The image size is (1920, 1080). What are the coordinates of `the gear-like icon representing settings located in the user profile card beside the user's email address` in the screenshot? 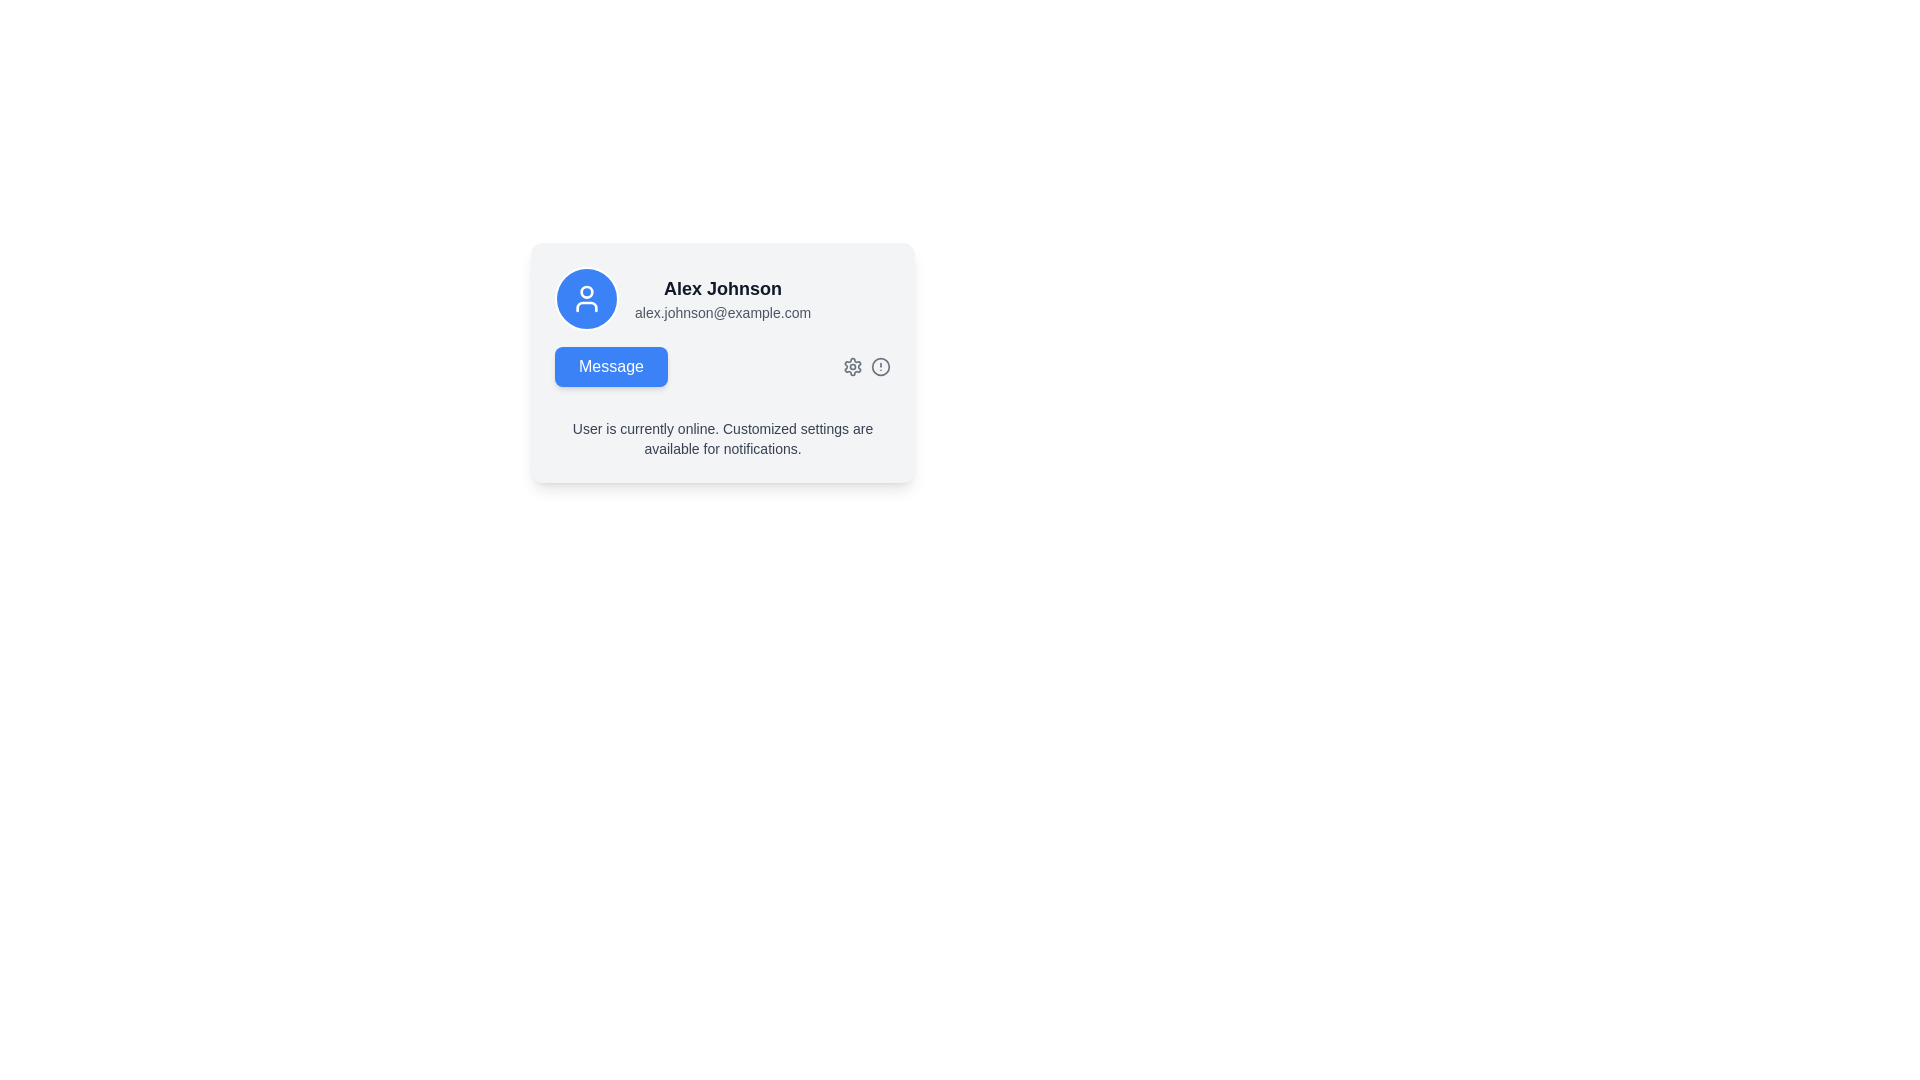 It's located at (853, 366).